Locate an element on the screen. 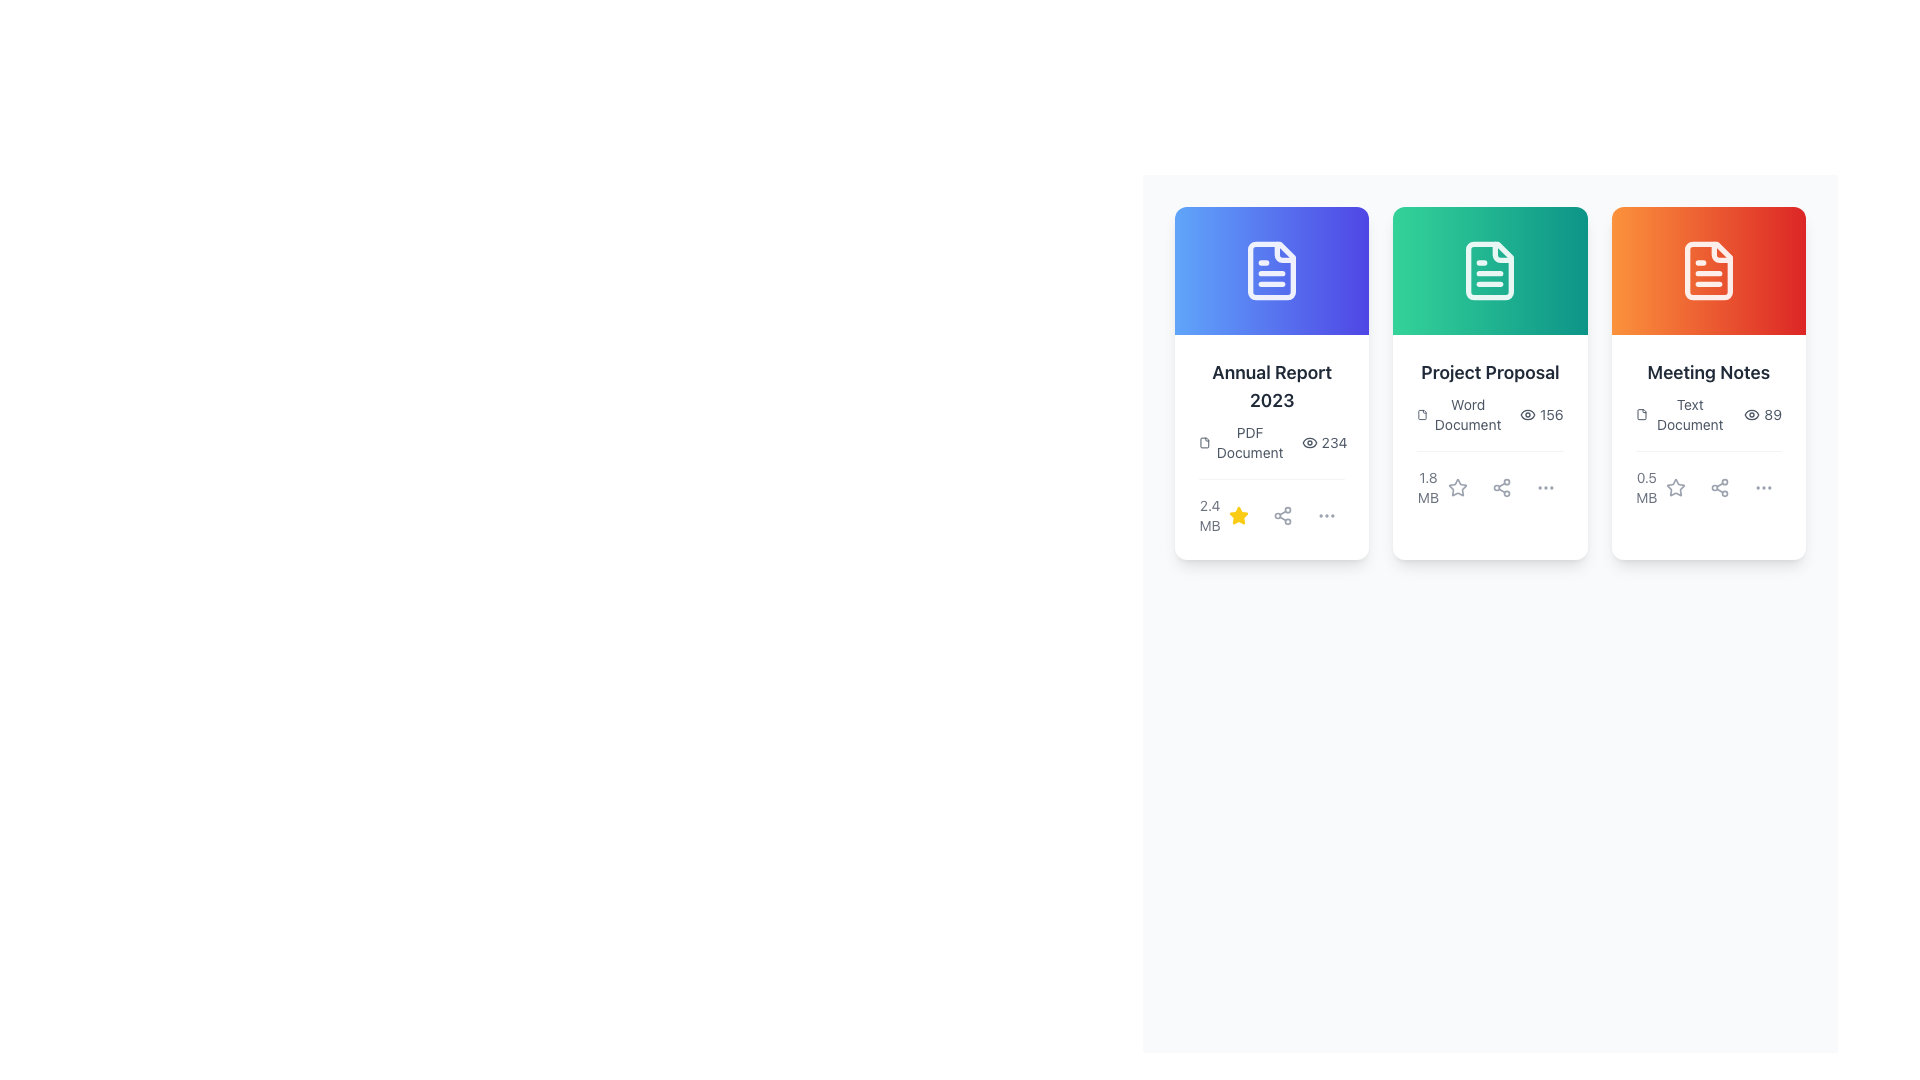 The image size is (1920, 1080). the overflow menu button located at the bottom-right area of the 'Meeting Notes' card is located at coordinates (1763, 488).